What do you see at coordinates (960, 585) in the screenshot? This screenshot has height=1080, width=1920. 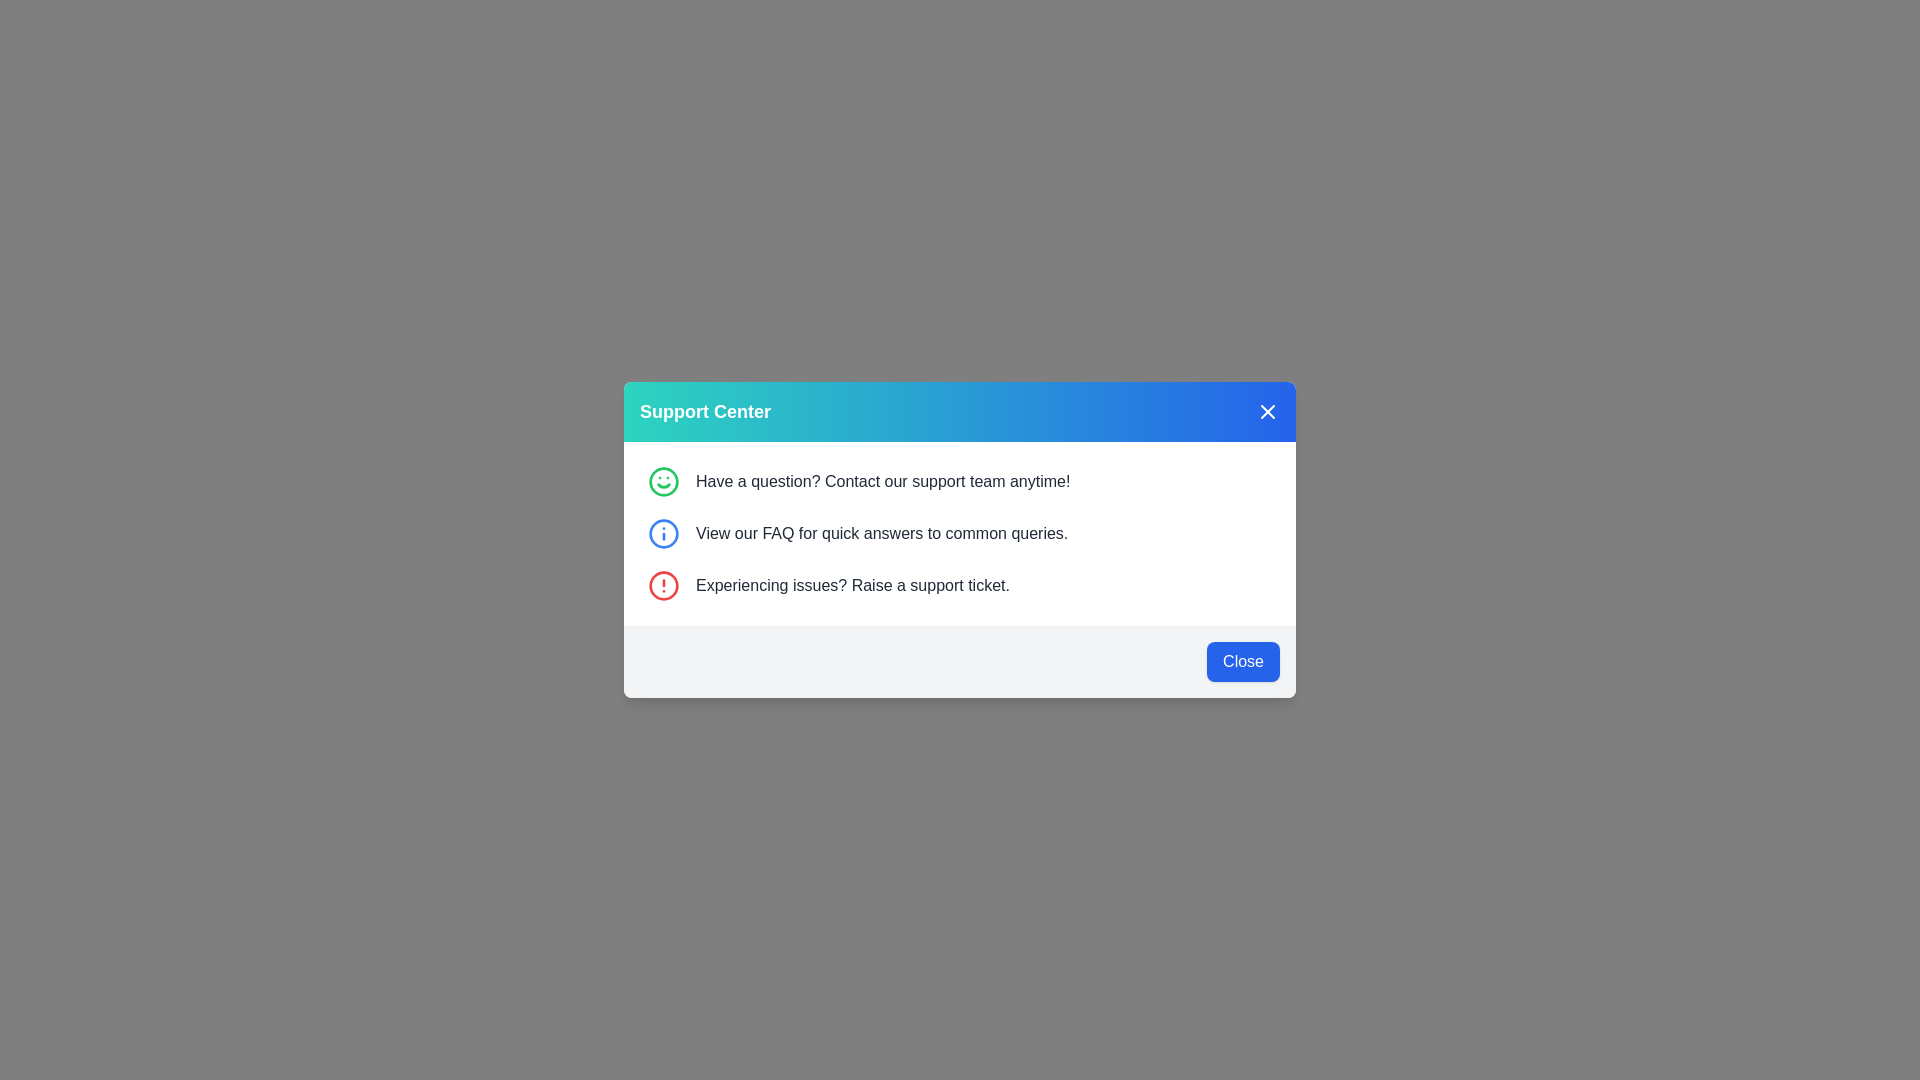 I see `the Informational Section with Text and Icon that features a red alert symbol and the text 'Experiencing issues? Raise a support ticket.'` at bounding box center [960, 585].